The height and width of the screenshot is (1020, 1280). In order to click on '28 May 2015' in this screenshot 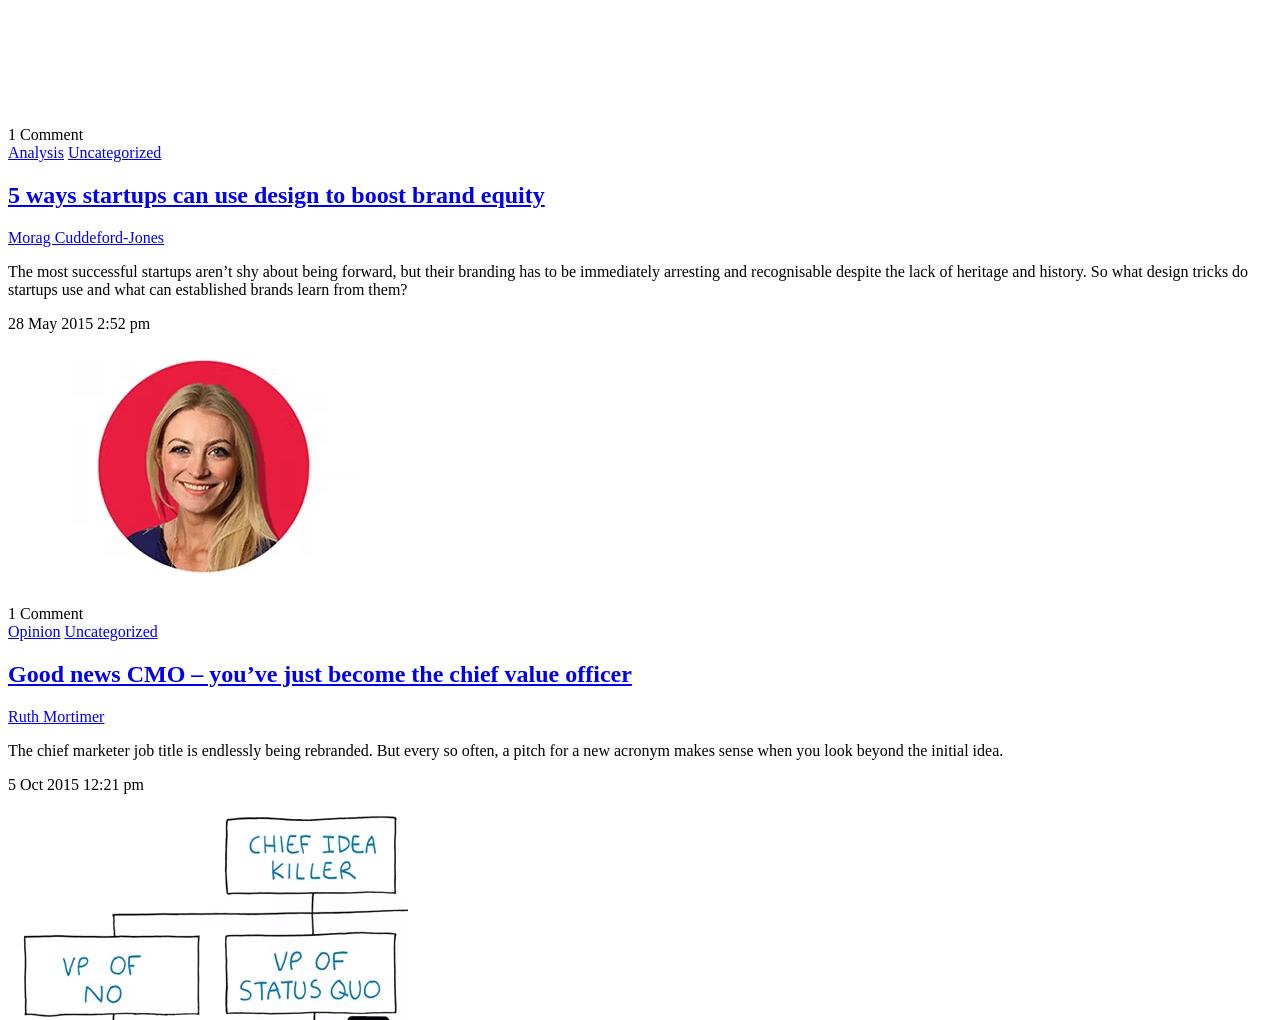, I will do `click(50, 323)`.